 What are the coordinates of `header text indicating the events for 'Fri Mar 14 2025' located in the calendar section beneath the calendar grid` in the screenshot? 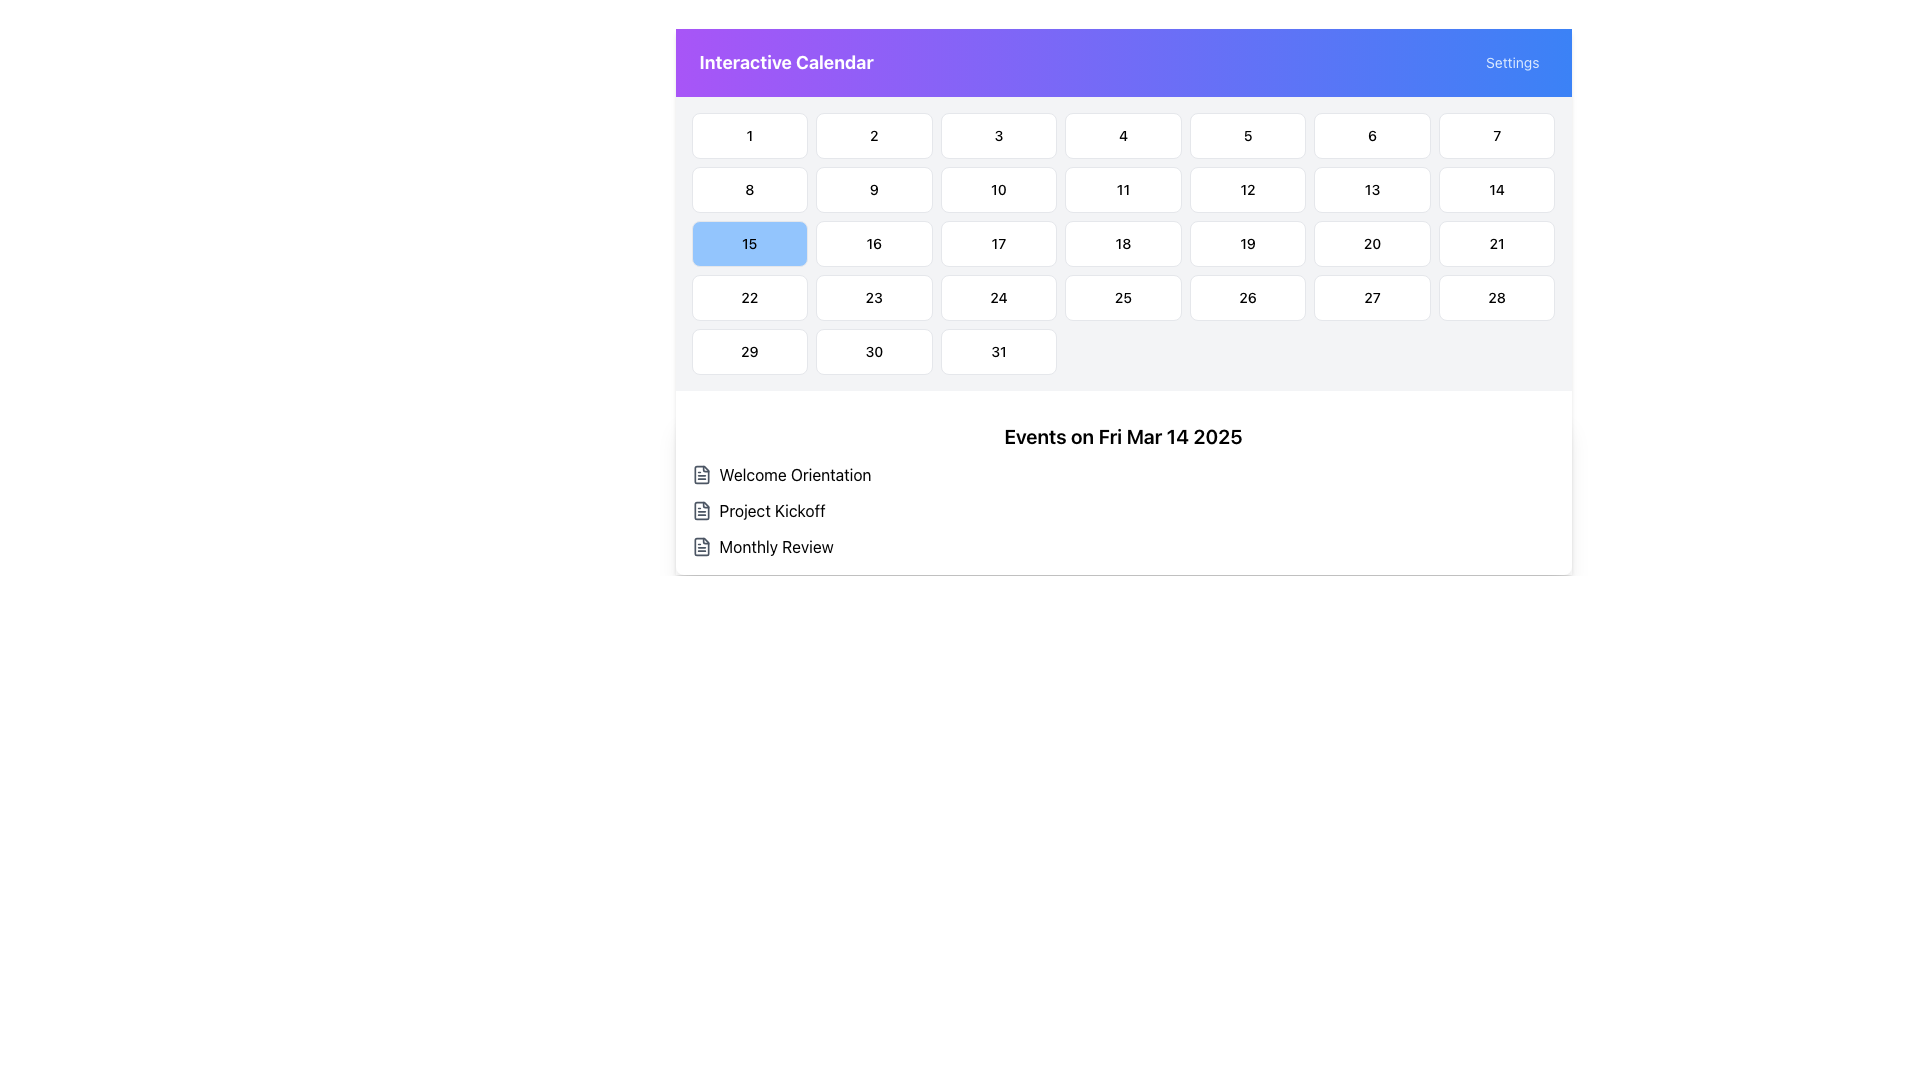 It's located at (1123, 435).